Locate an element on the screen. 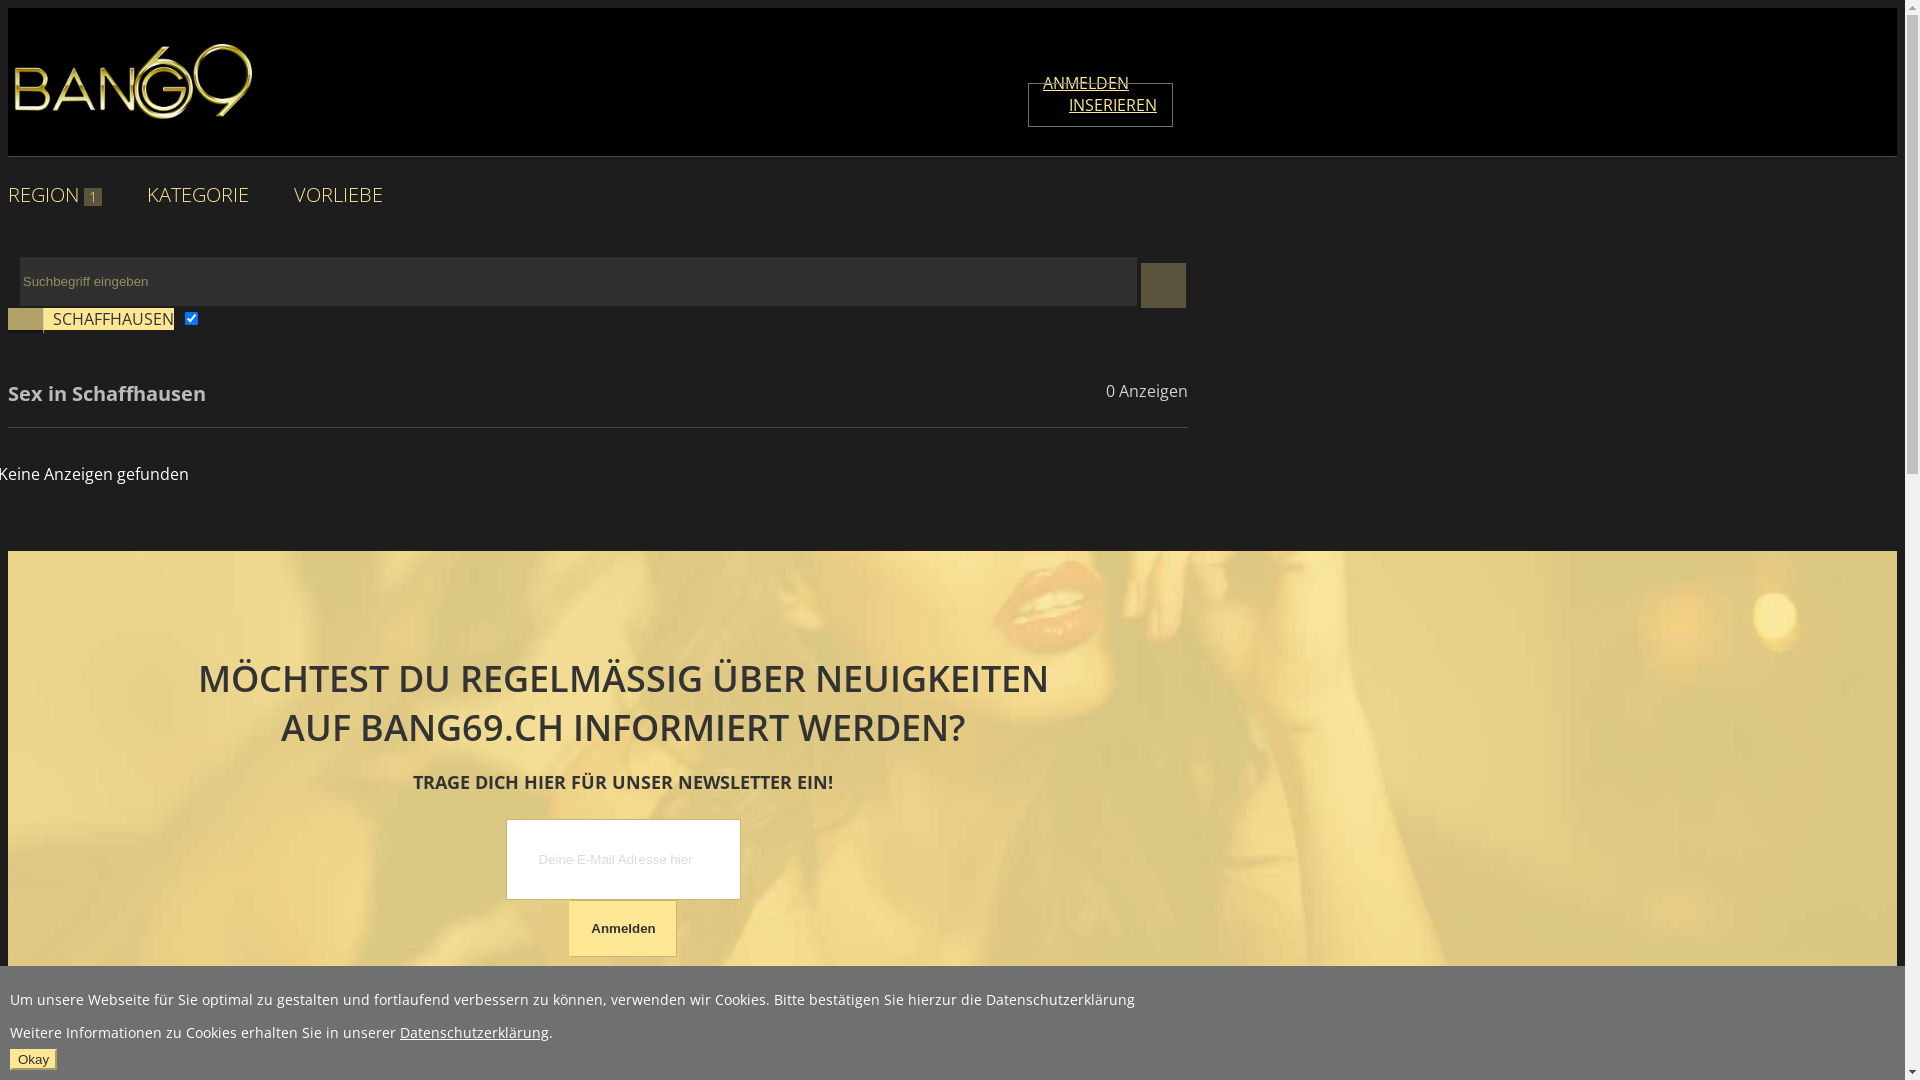  'Okay' is located at coordinates (33, 1058).